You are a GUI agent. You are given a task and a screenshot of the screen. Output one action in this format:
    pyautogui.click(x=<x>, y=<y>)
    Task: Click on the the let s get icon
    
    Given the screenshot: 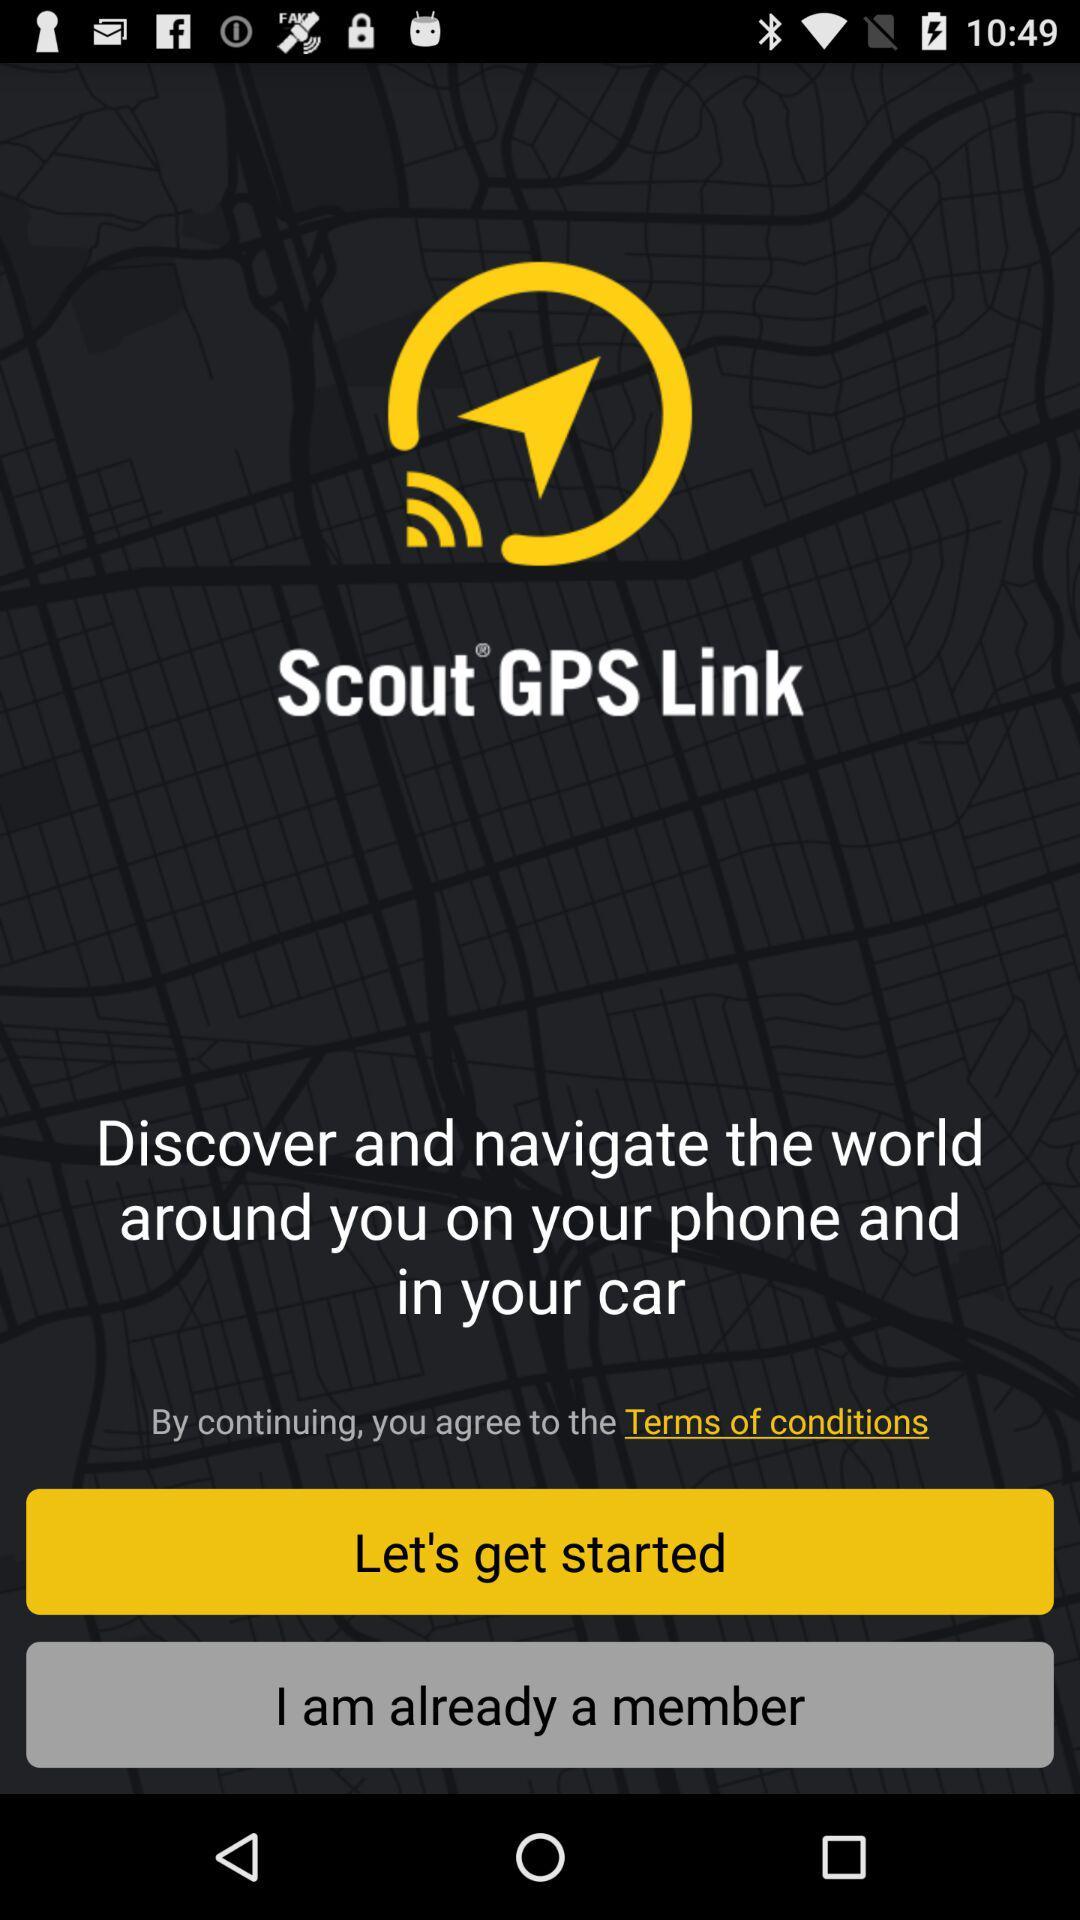 What is the action you would take?
    pyautogui.click(x=540, y=1550)
    